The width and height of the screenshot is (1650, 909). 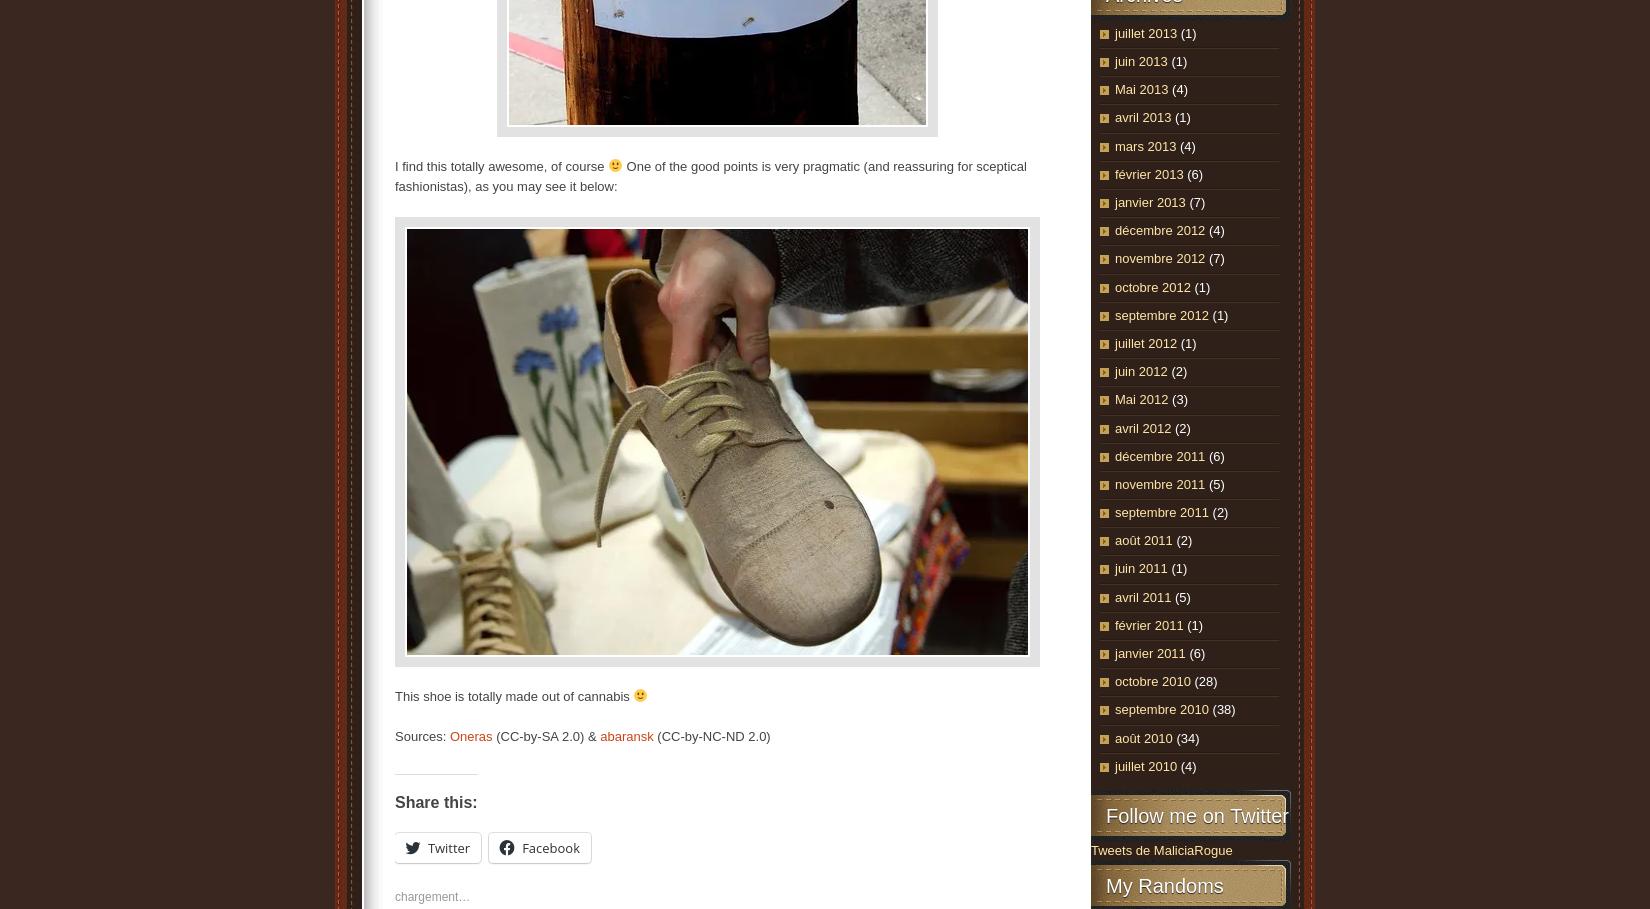 I want to click on 'juin 2012', so click(x=1115, y=370).